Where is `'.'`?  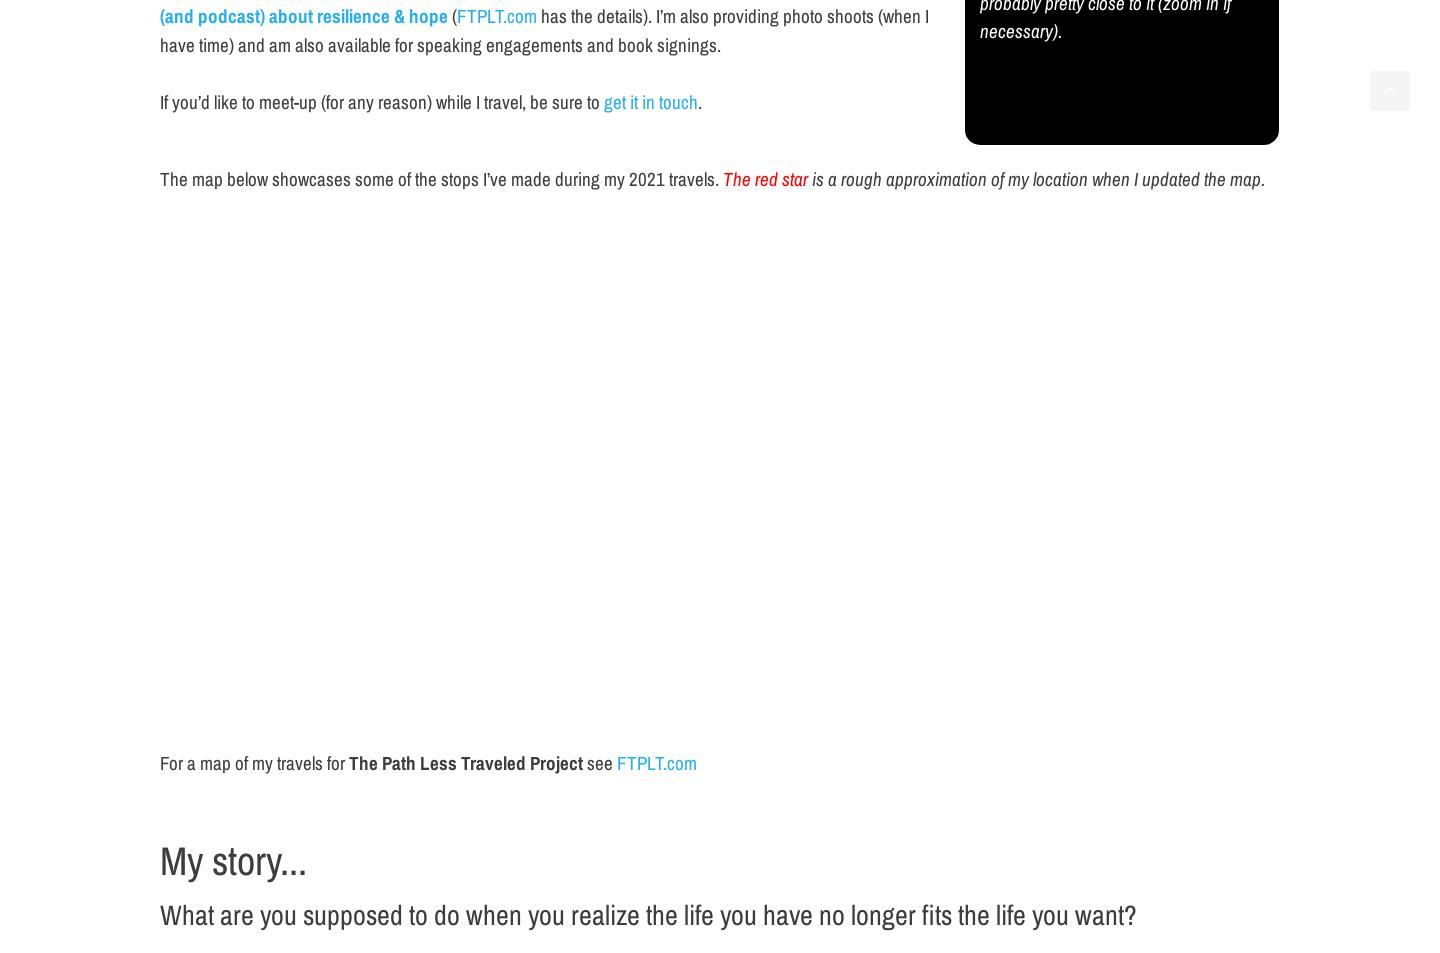 '.' is located at coordinates (699, 100).